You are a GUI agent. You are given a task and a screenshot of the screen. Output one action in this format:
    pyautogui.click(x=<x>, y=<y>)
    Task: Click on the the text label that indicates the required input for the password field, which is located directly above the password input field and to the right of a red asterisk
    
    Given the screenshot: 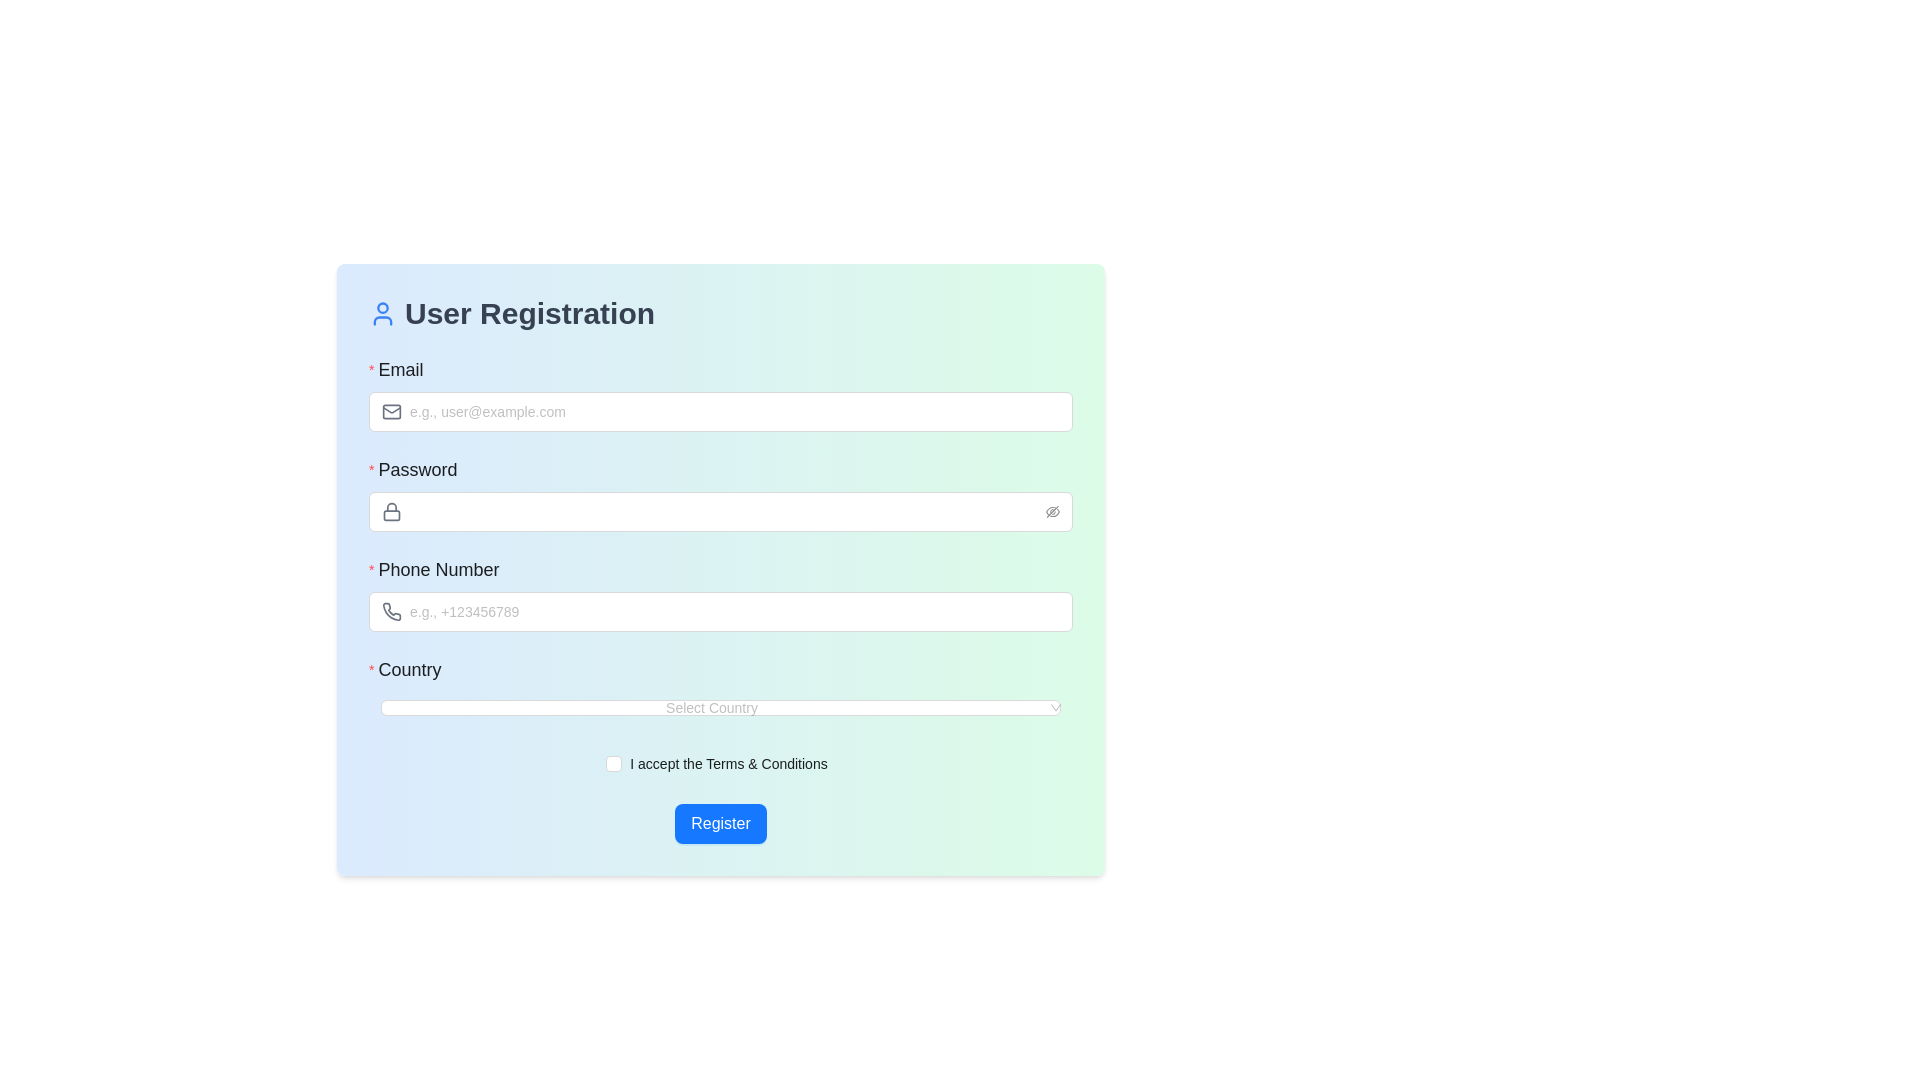 What is the action you would take?
    pyautogui.click(x=416, y=470)
    